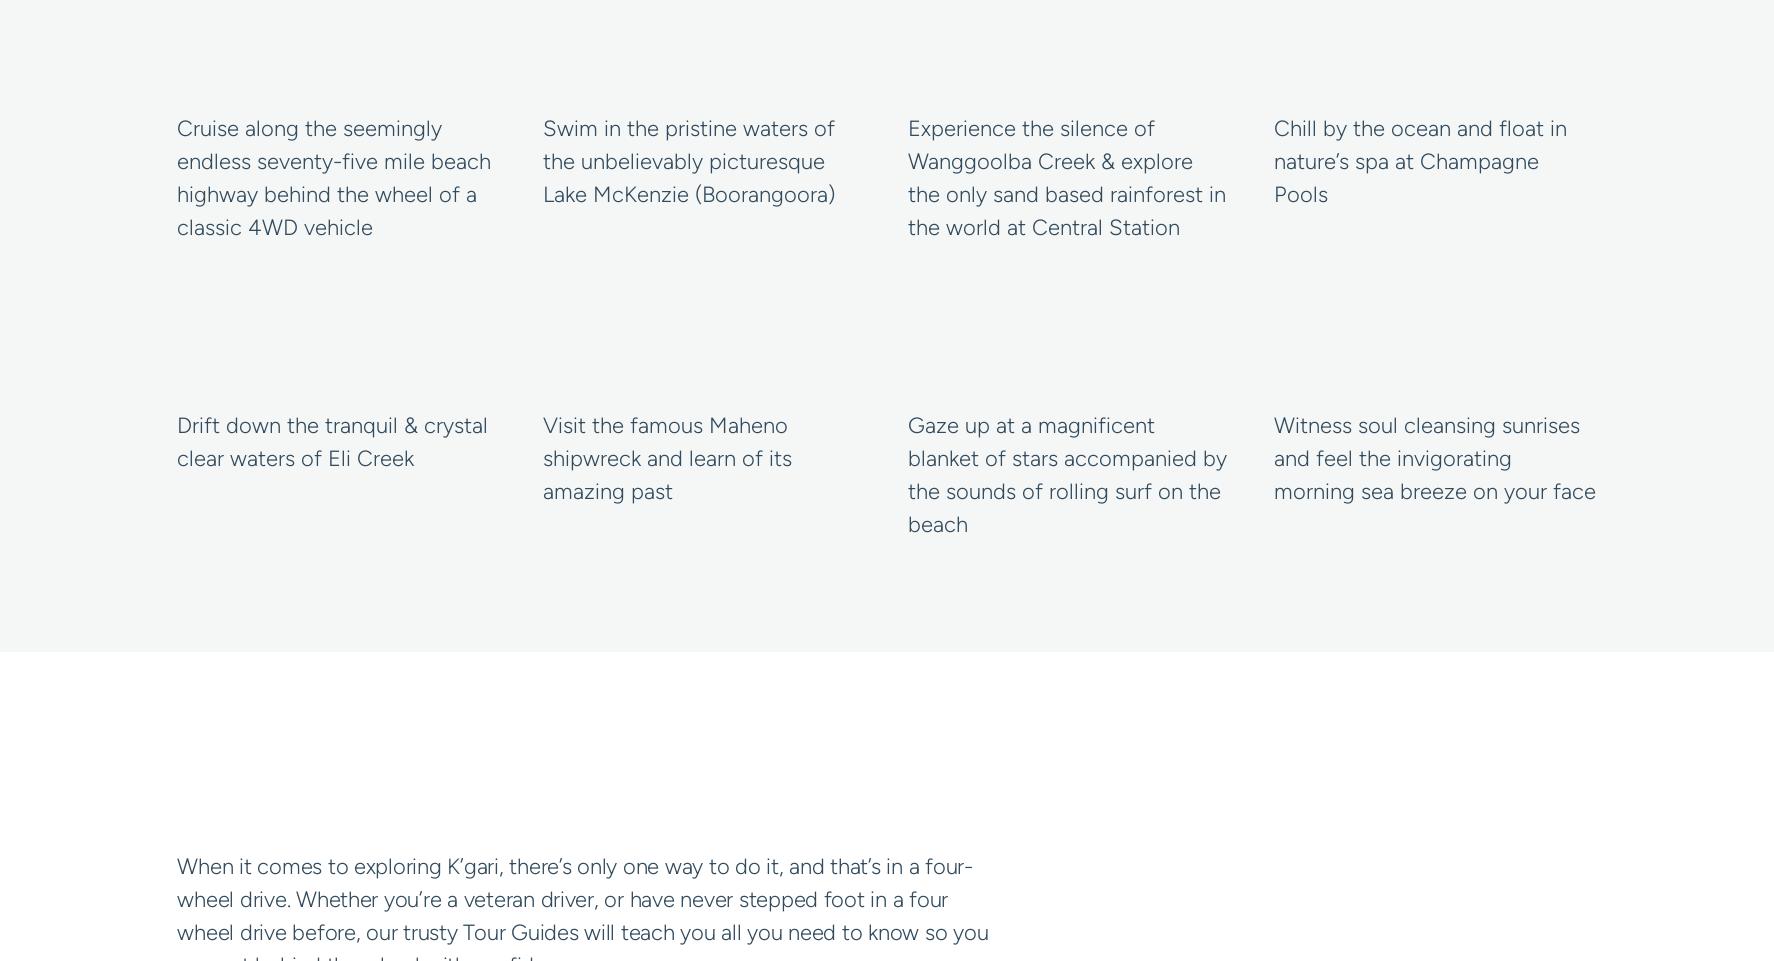 The height and width of the screenshot is (961, 1774). Describe the element at coordinates (1066, 474) in the screenshot. I see `'Gaze up at a magnificent blanket of stars accompanied by the sounds of rolling surf on the beach'` at that location.